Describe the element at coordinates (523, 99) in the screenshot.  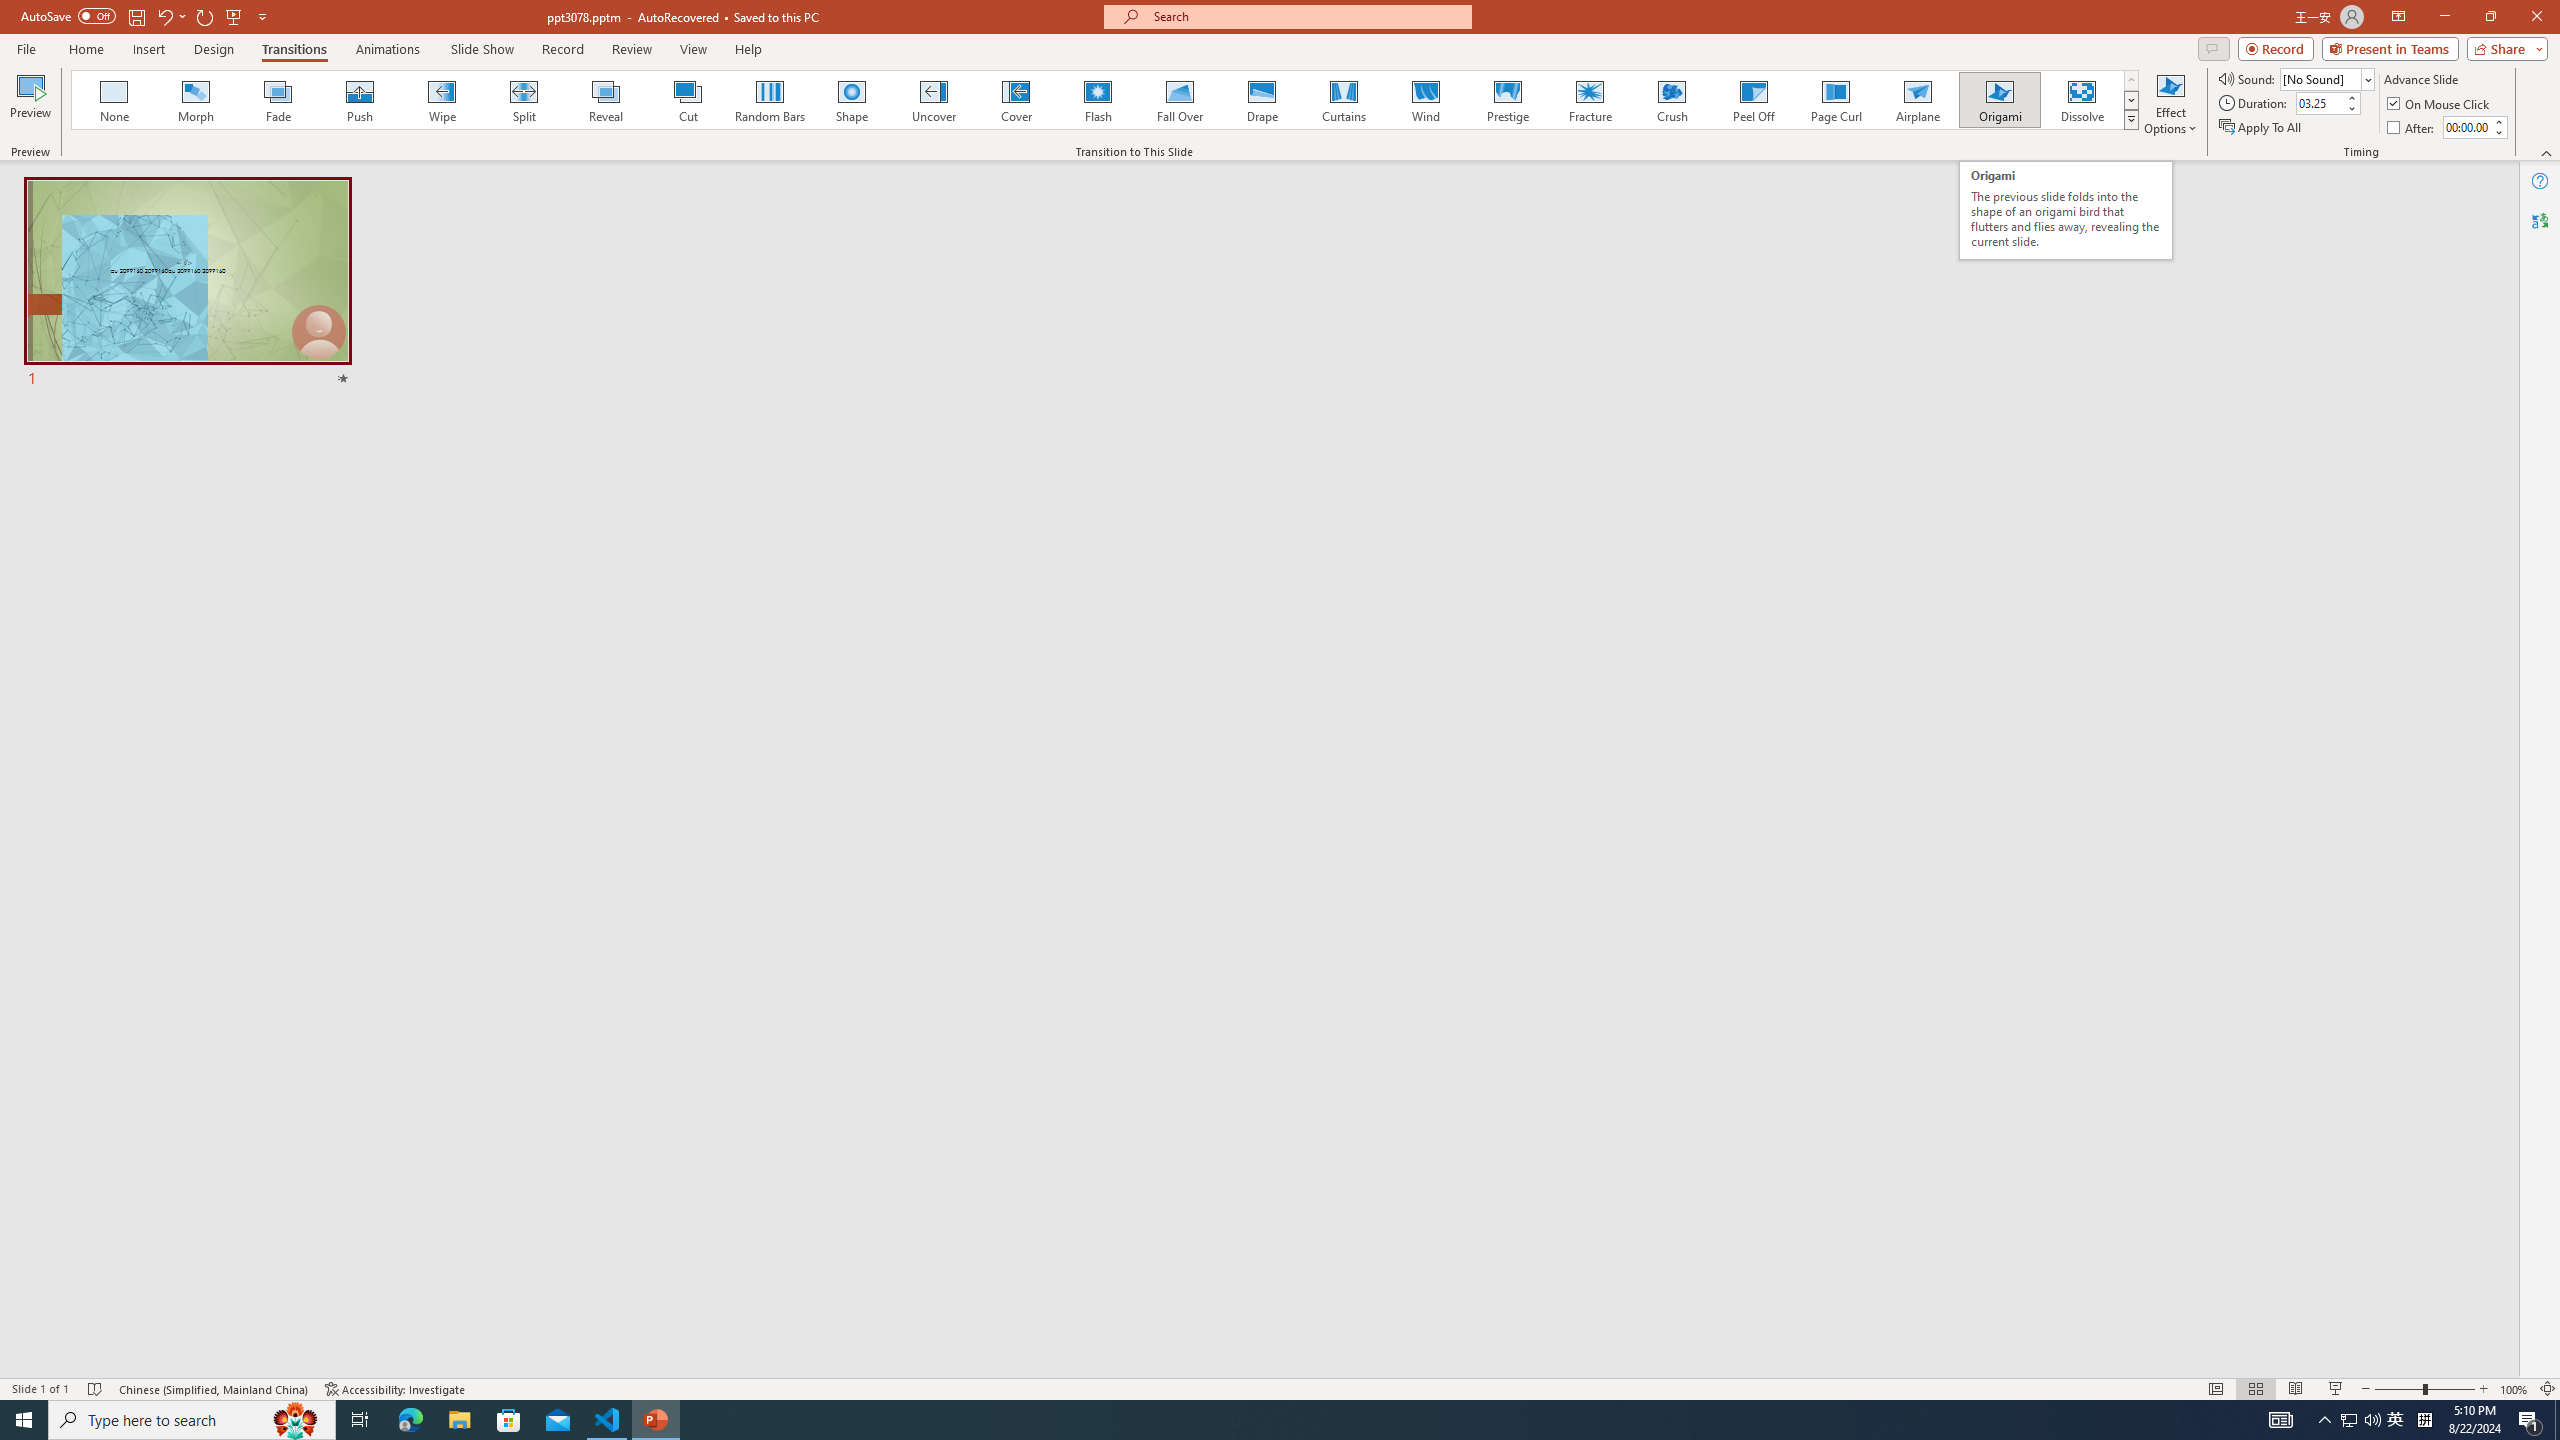
I see `'Split'` at that location.